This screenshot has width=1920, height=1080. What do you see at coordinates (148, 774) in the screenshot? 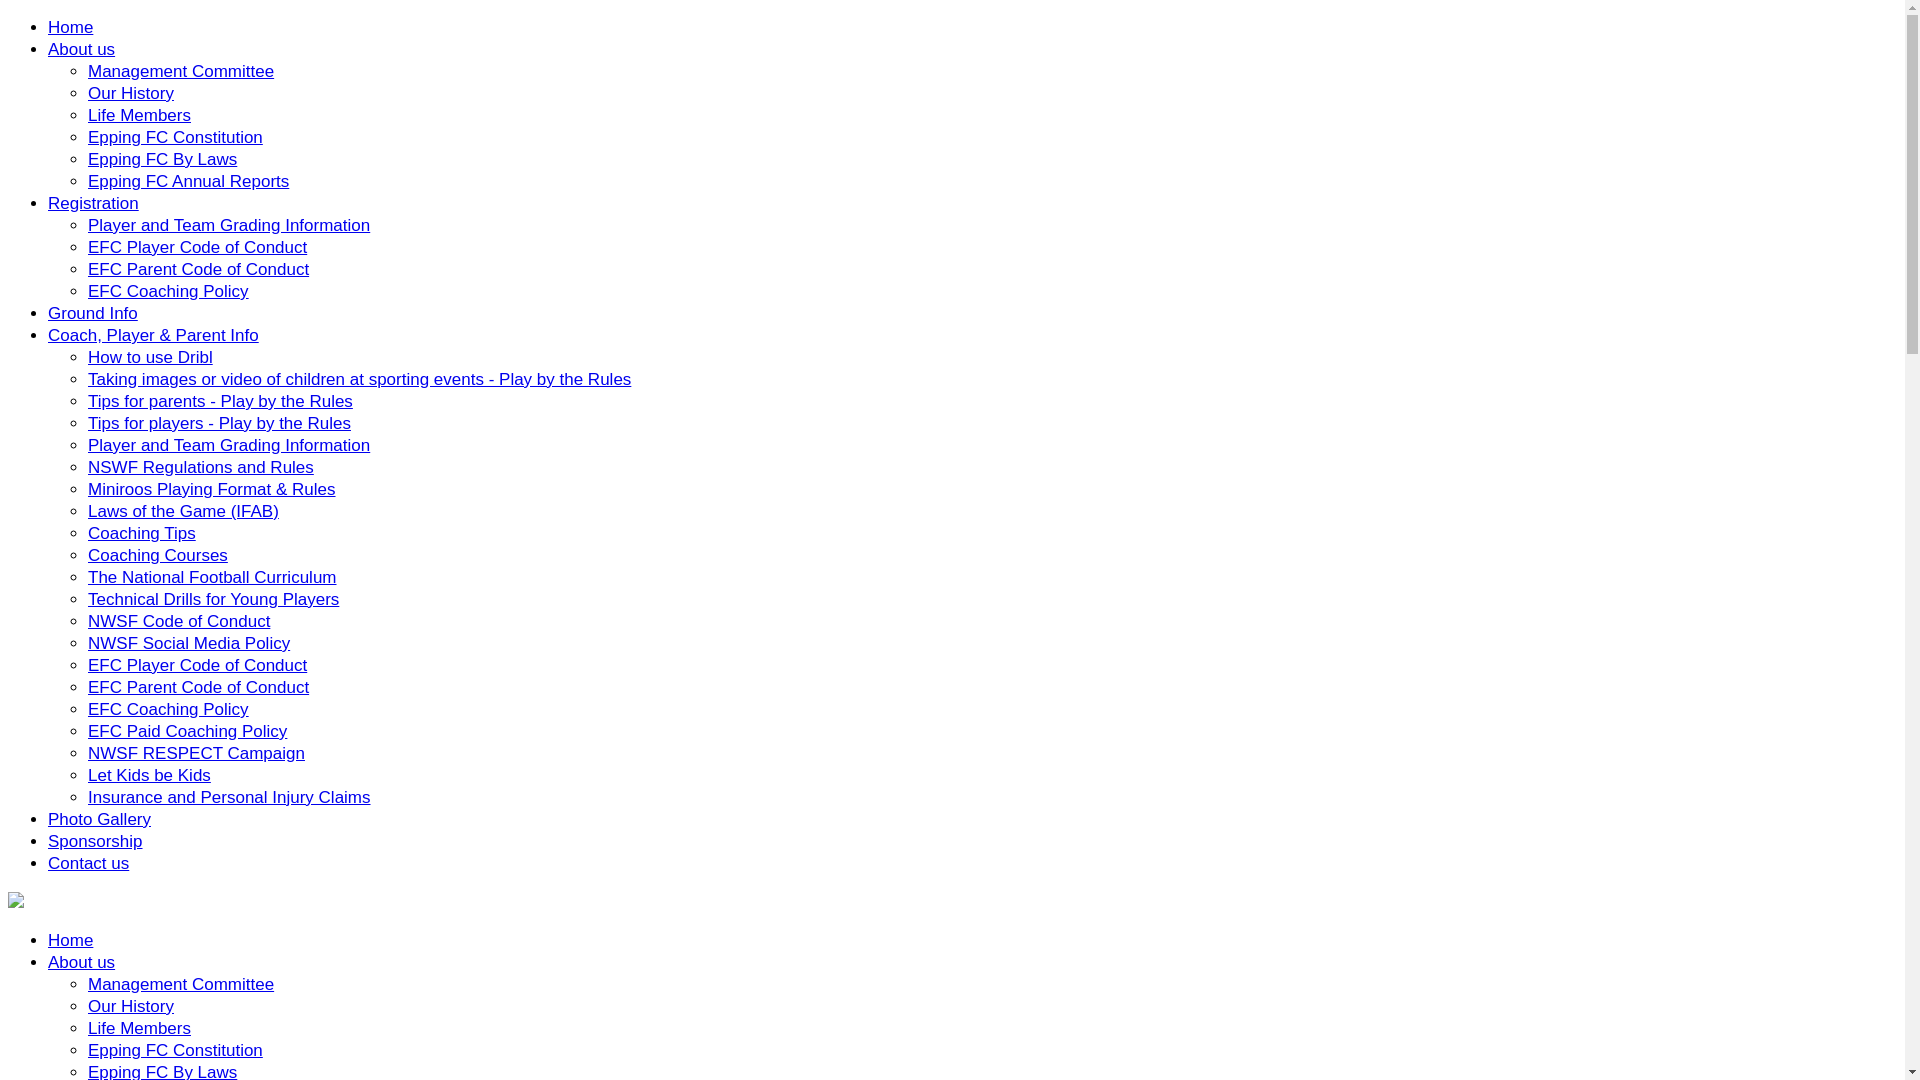
I see `'Let Kids be Kids'` at bounding box center [148, 774].